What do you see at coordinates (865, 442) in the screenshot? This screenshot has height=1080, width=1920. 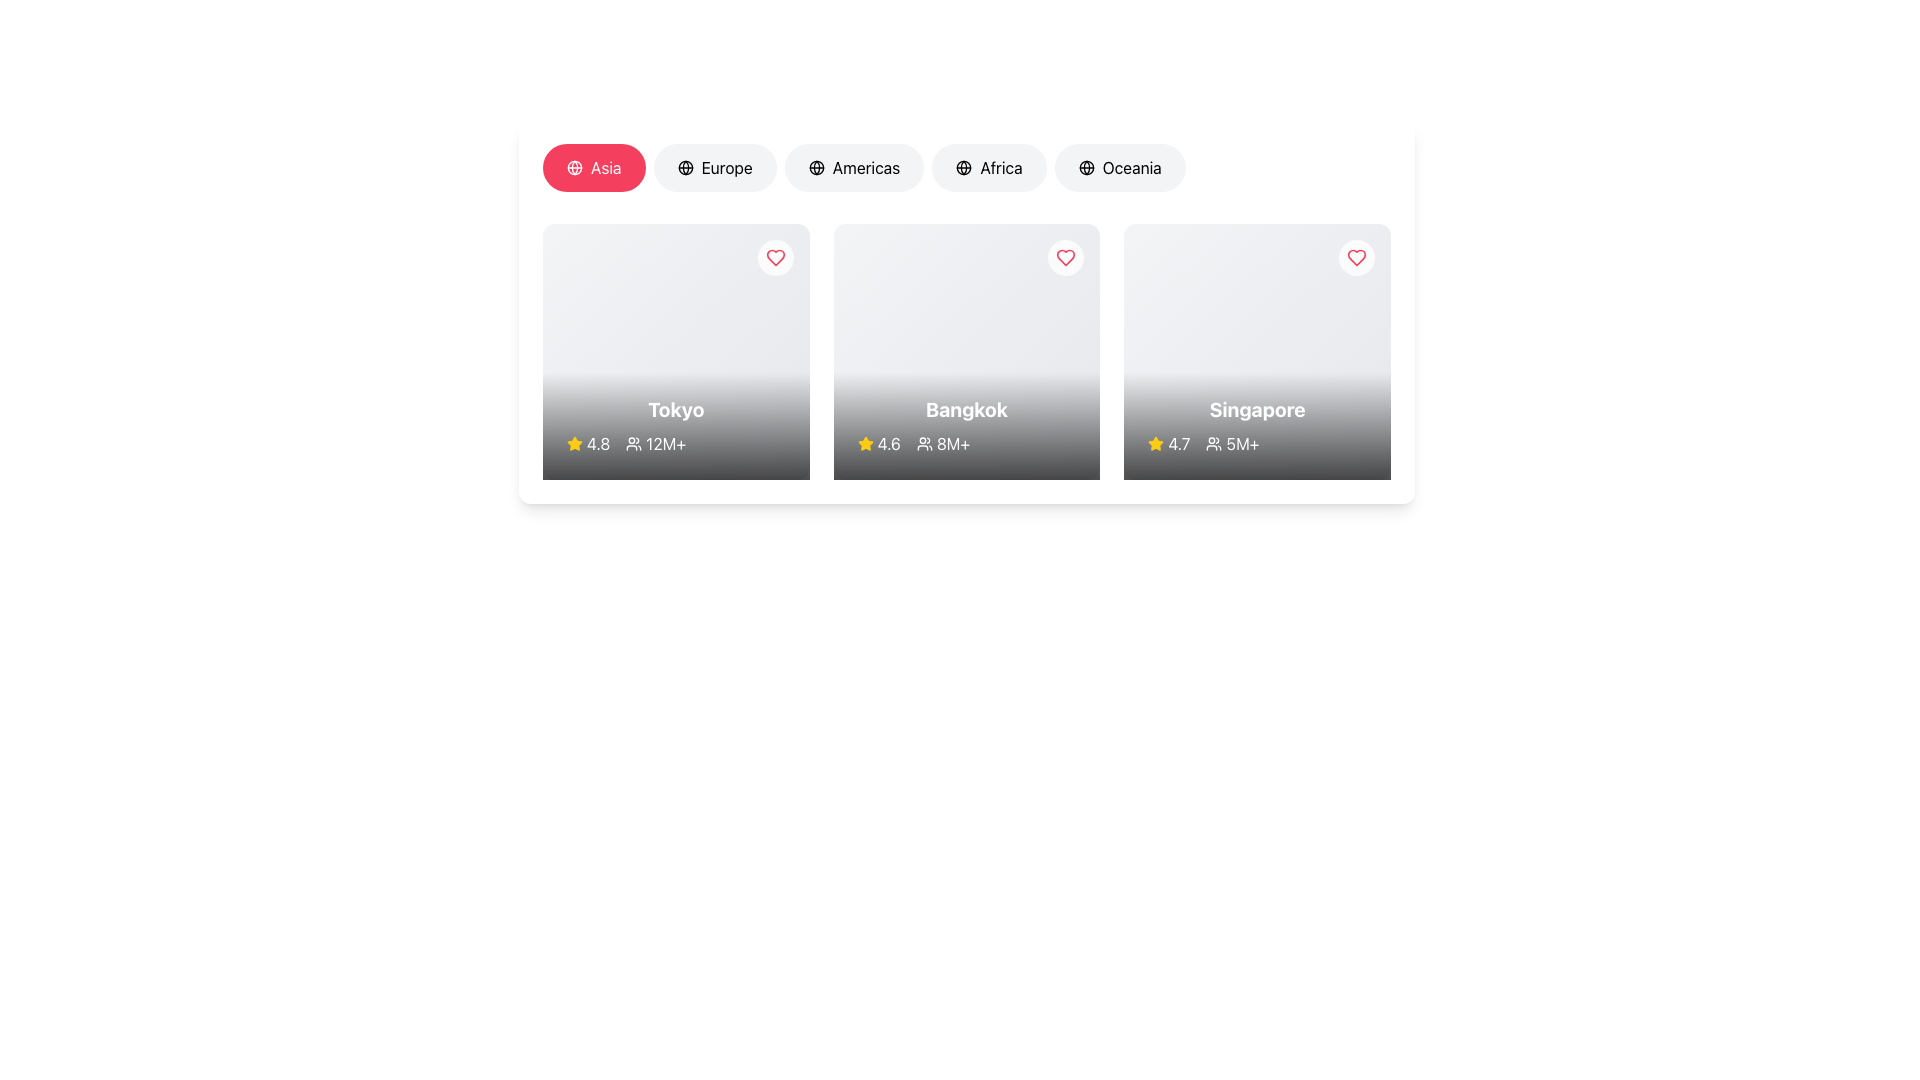 I see `the decorative star icon that indicates the rating for the city 'Singapore'` at bounding box center [865, 442].